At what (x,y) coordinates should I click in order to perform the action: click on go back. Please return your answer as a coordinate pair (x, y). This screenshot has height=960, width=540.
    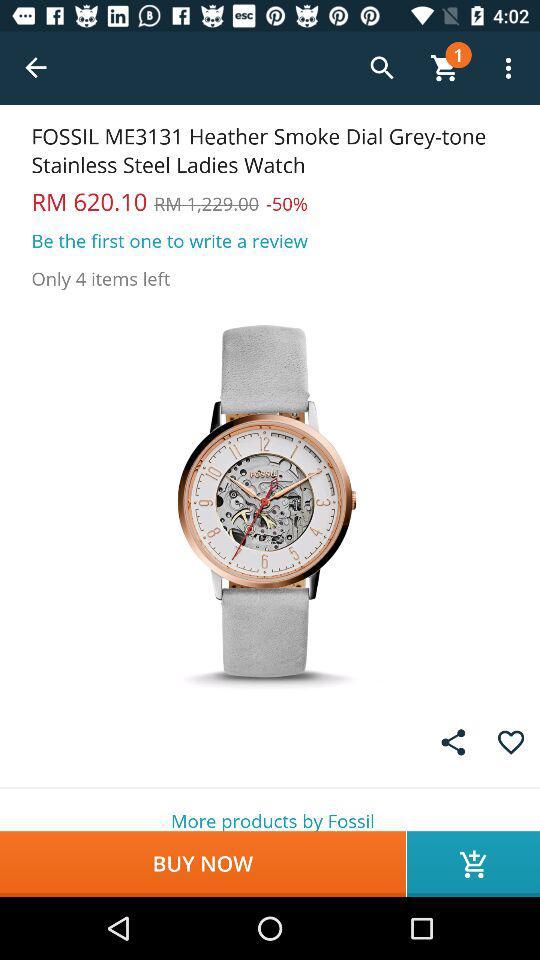
    Looking at the image, I should click on (36, 68).